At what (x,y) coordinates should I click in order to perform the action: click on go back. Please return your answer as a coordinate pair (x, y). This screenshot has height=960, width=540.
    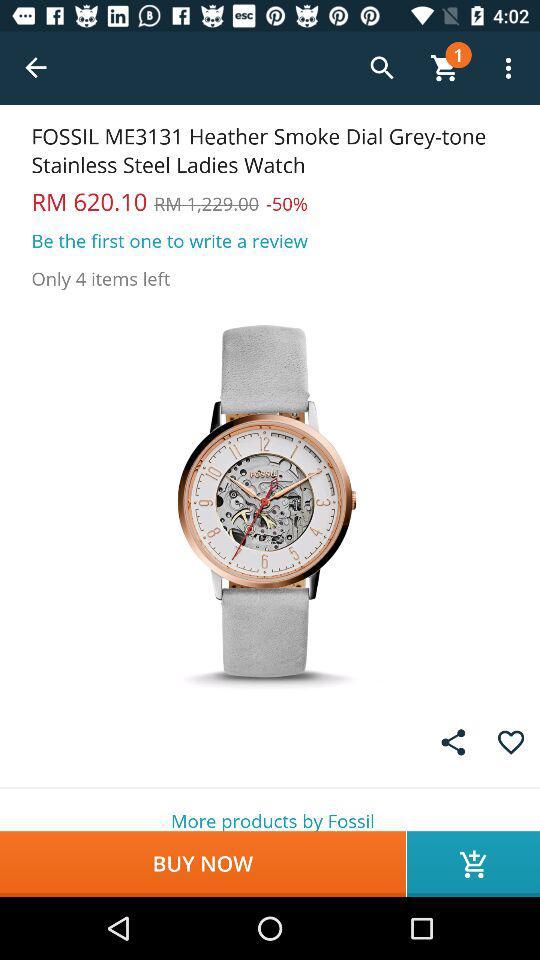
    Looking at the image, I should click on (36, 68).